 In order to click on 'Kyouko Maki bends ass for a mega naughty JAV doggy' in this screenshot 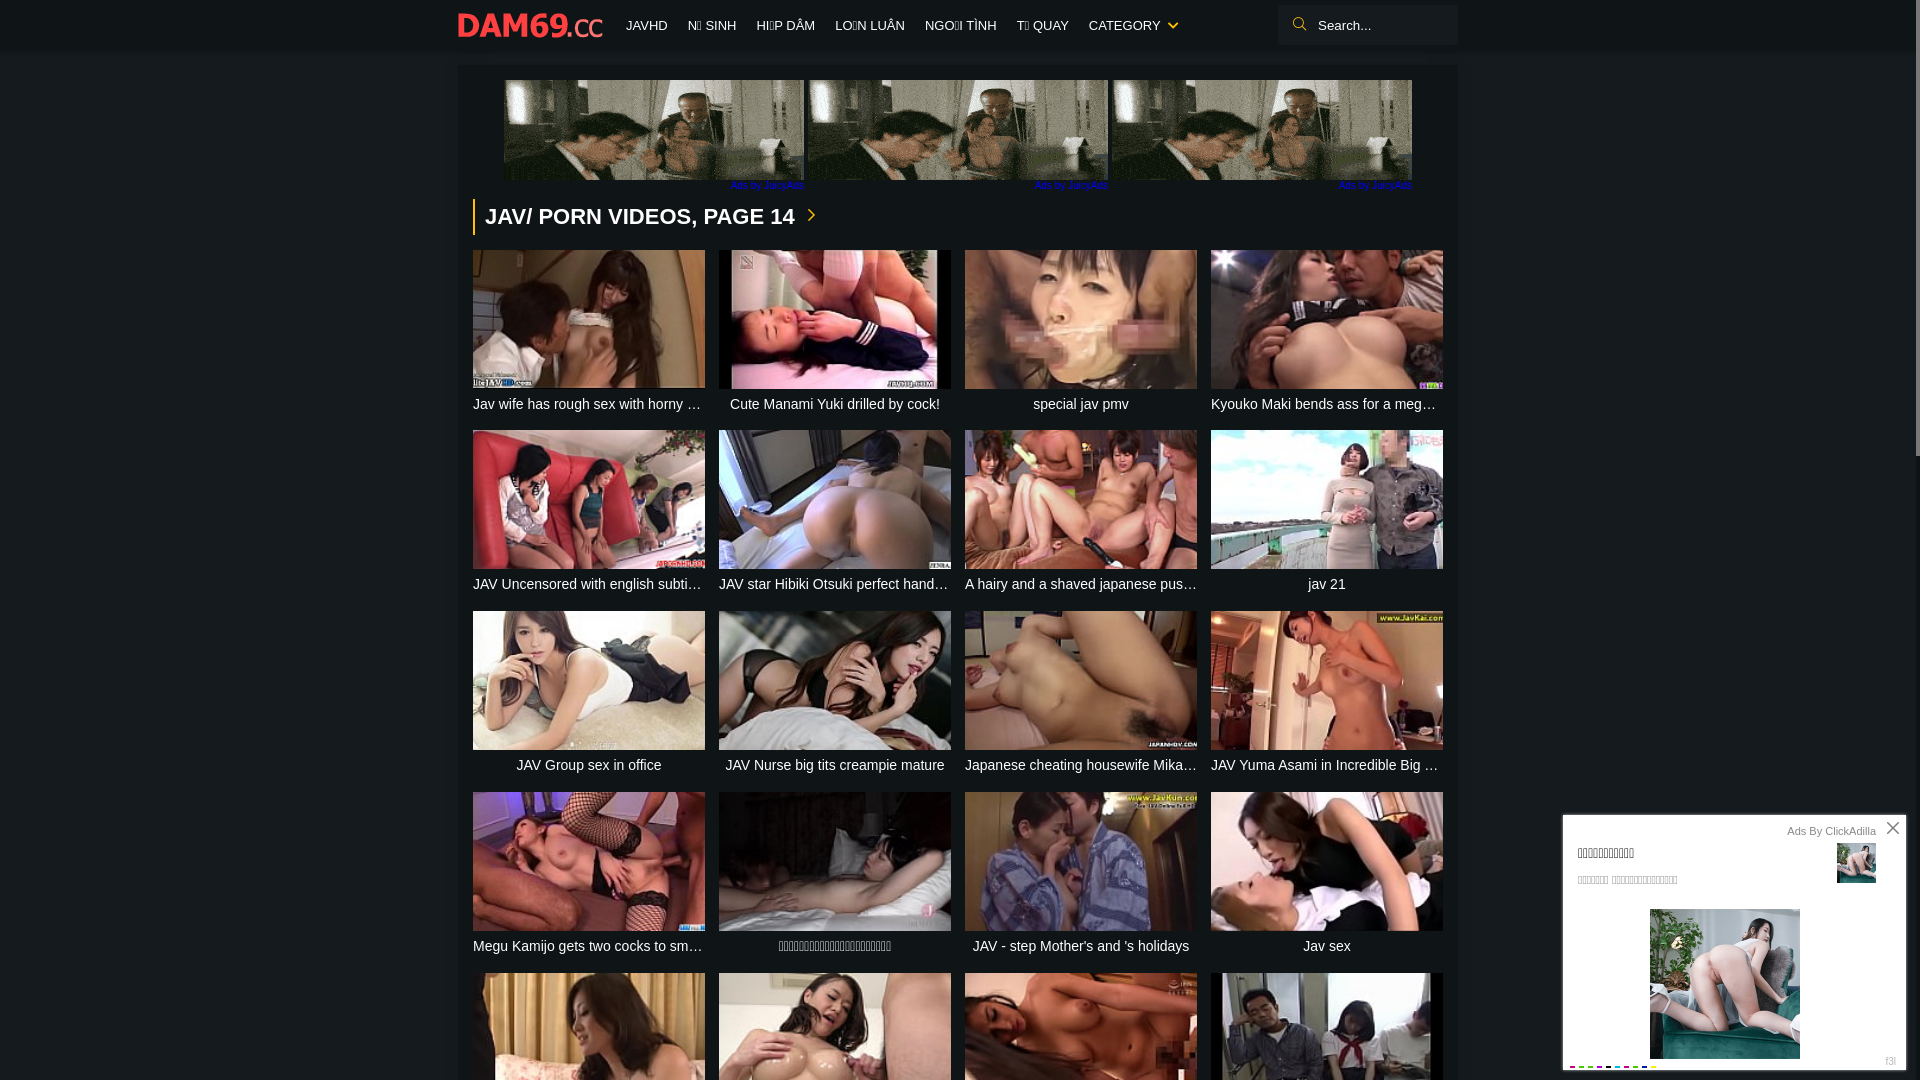, I will do `click(1326, 331)`.